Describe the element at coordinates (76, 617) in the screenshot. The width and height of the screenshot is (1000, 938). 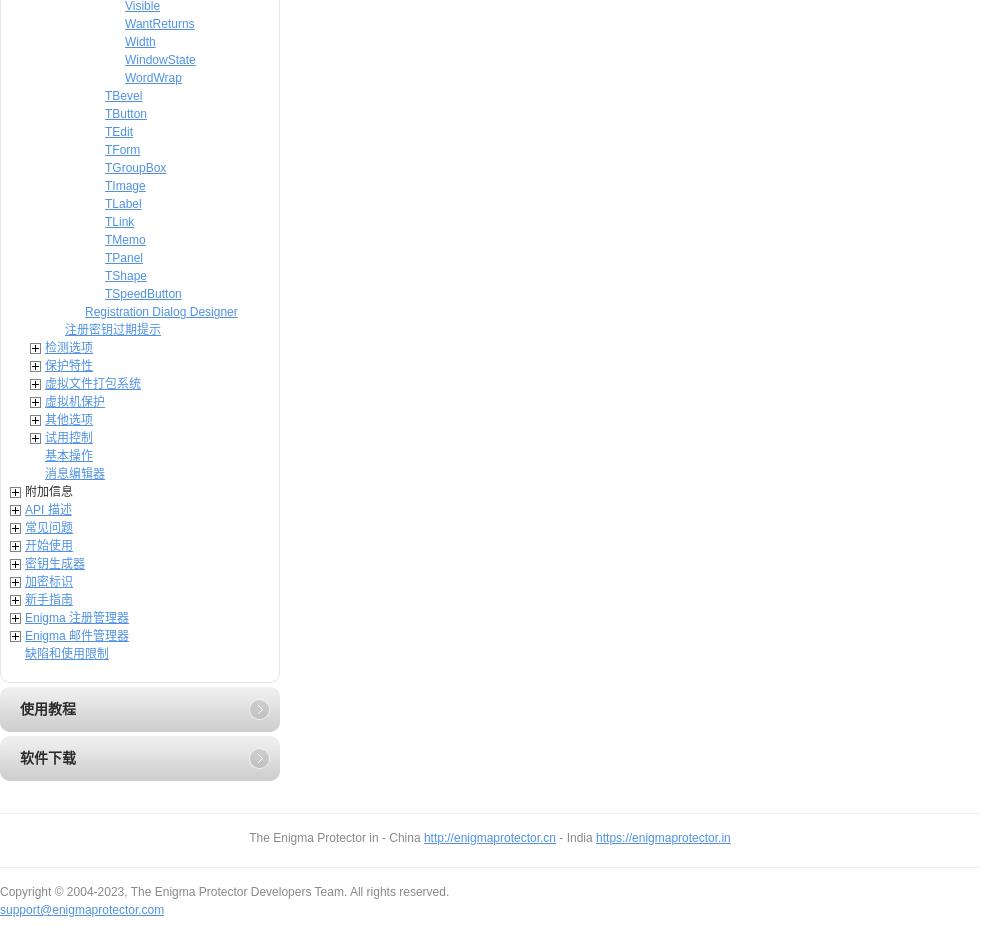
I see `'Enigma 注册管理器'` at that location.